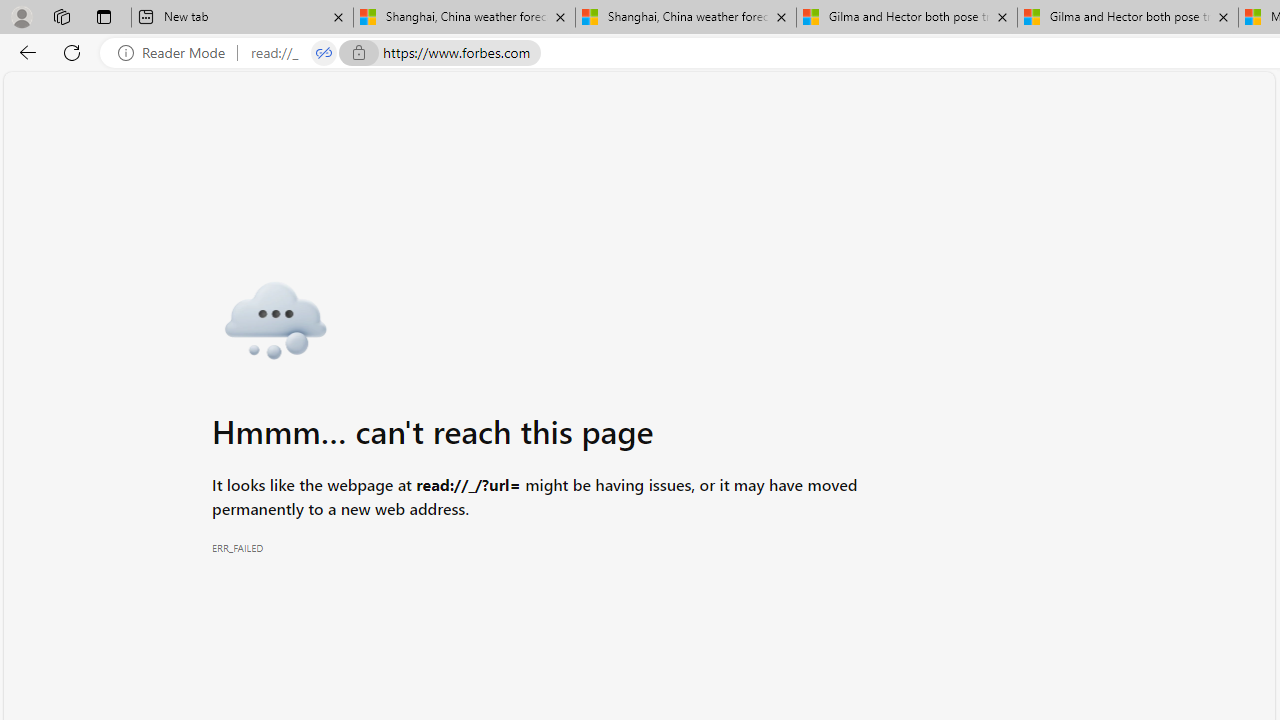 This screenshot has width=1280, height=720. I want to click on 'Shanghai, China weather forecast | Microsoft Weather', so click(686, 17).